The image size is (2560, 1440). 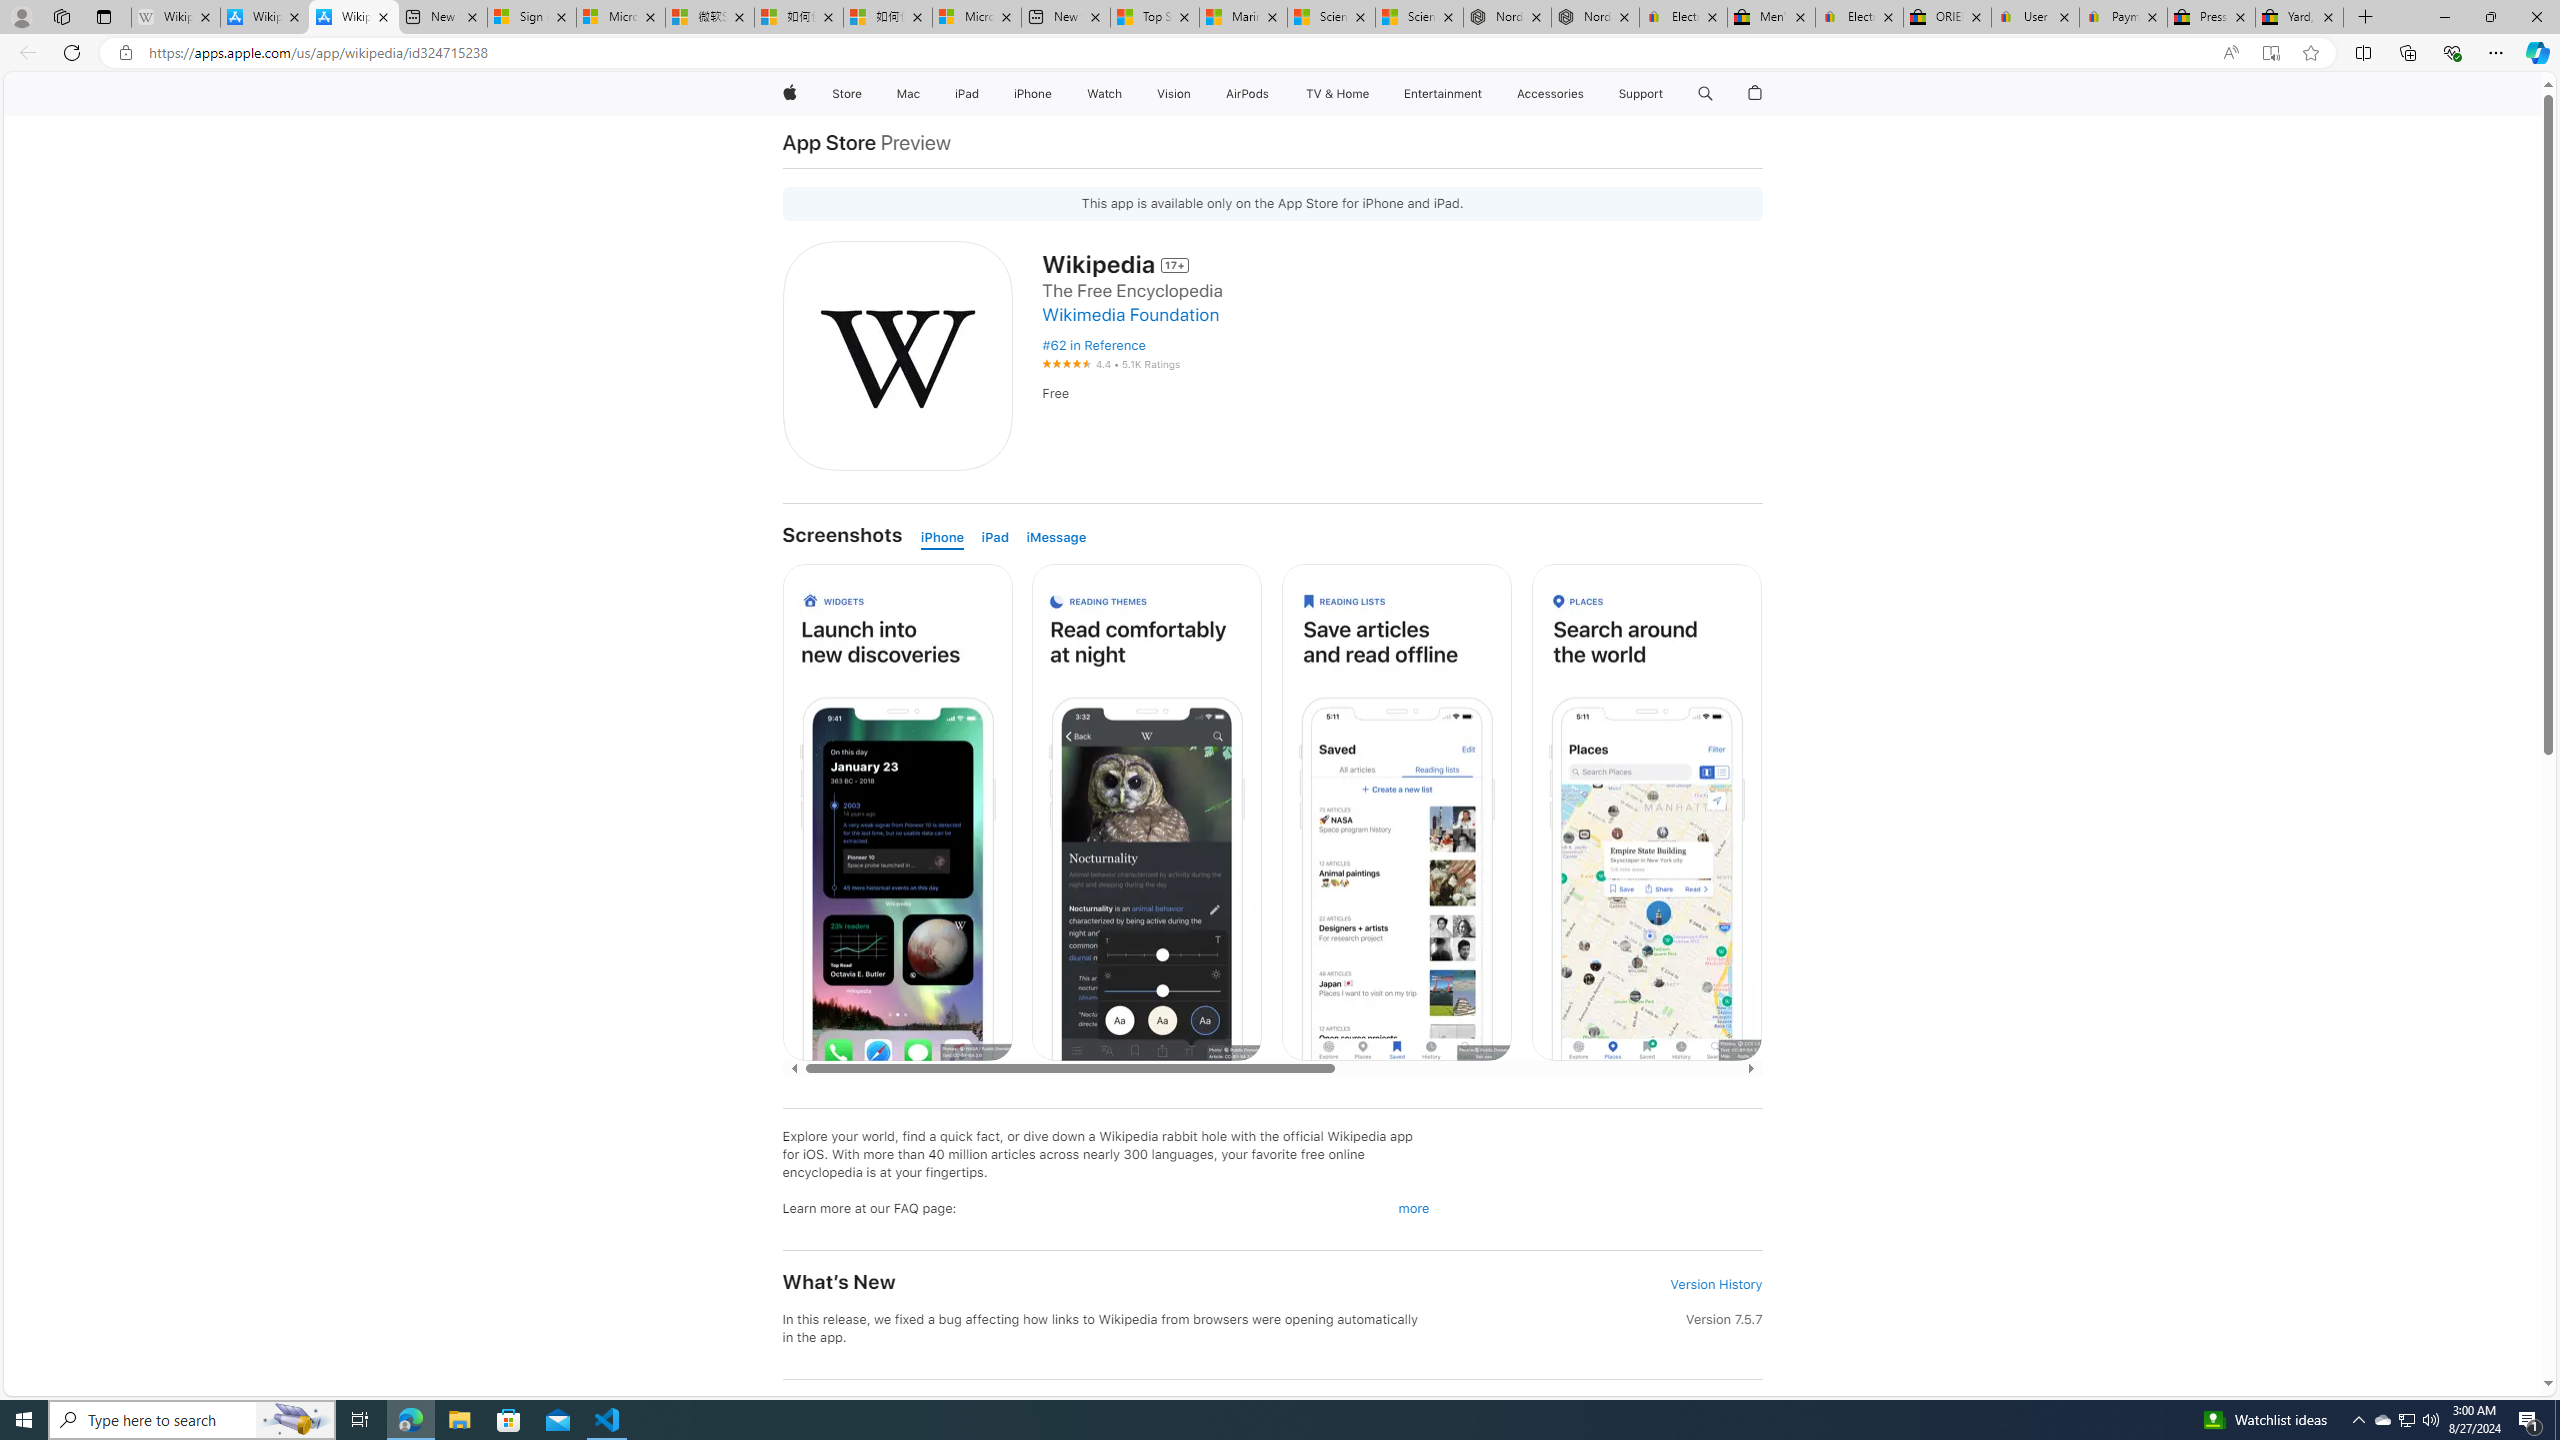 What do you see at coordinates (1247, 93) in the screenshot?
I see `'AirPods'` at bounding box center [1247, 93].